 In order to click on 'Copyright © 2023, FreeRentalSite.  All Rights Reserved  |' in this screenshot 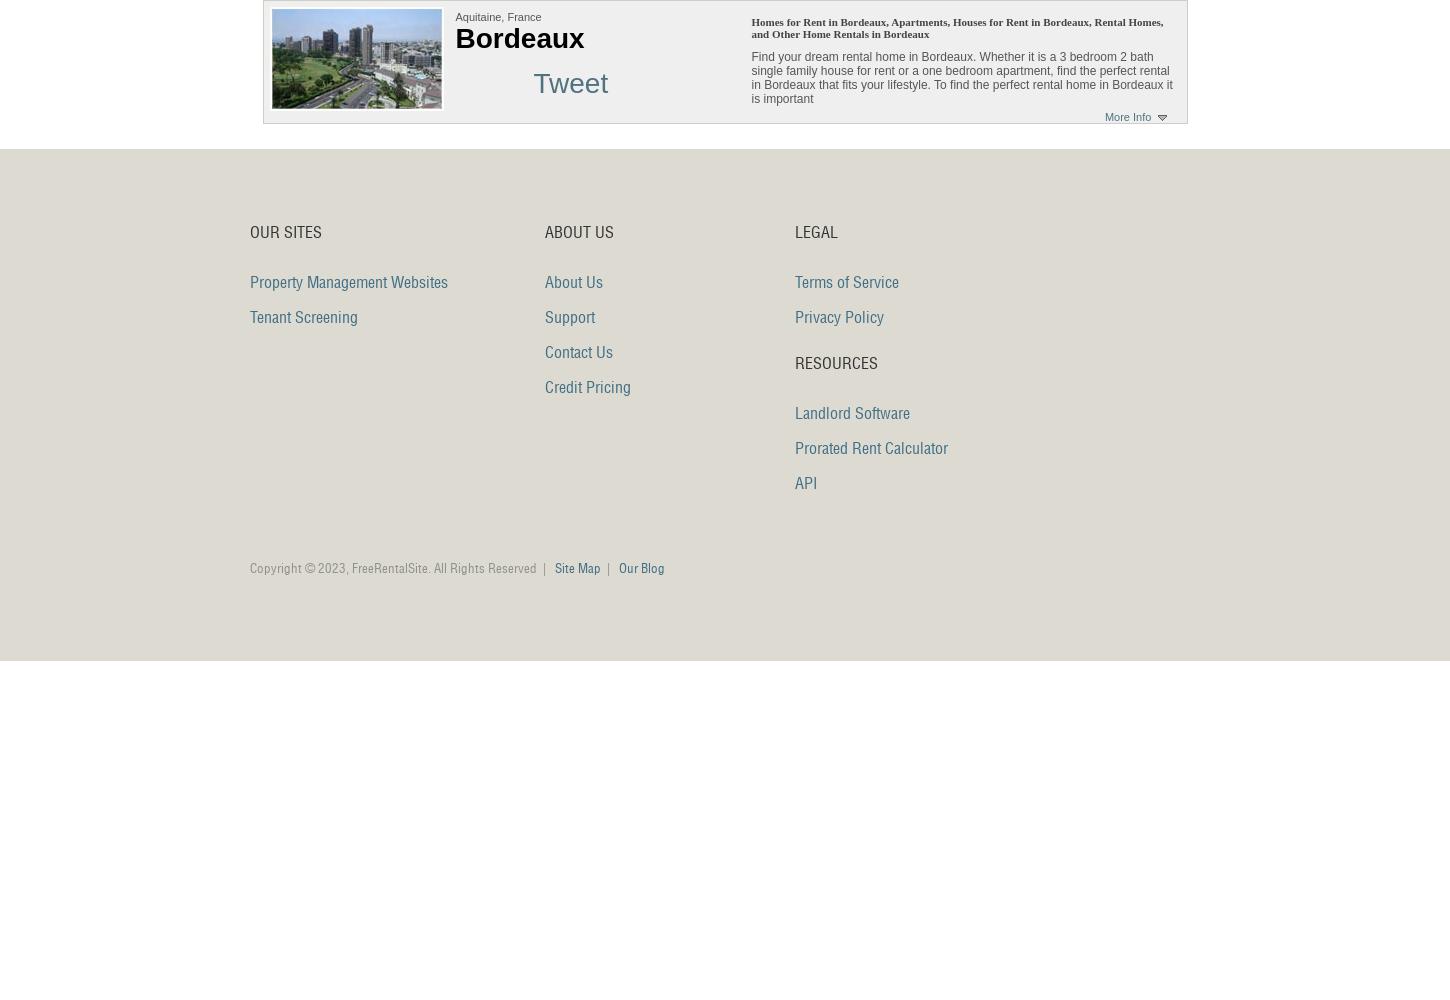, I will do `click(401, 567)`.